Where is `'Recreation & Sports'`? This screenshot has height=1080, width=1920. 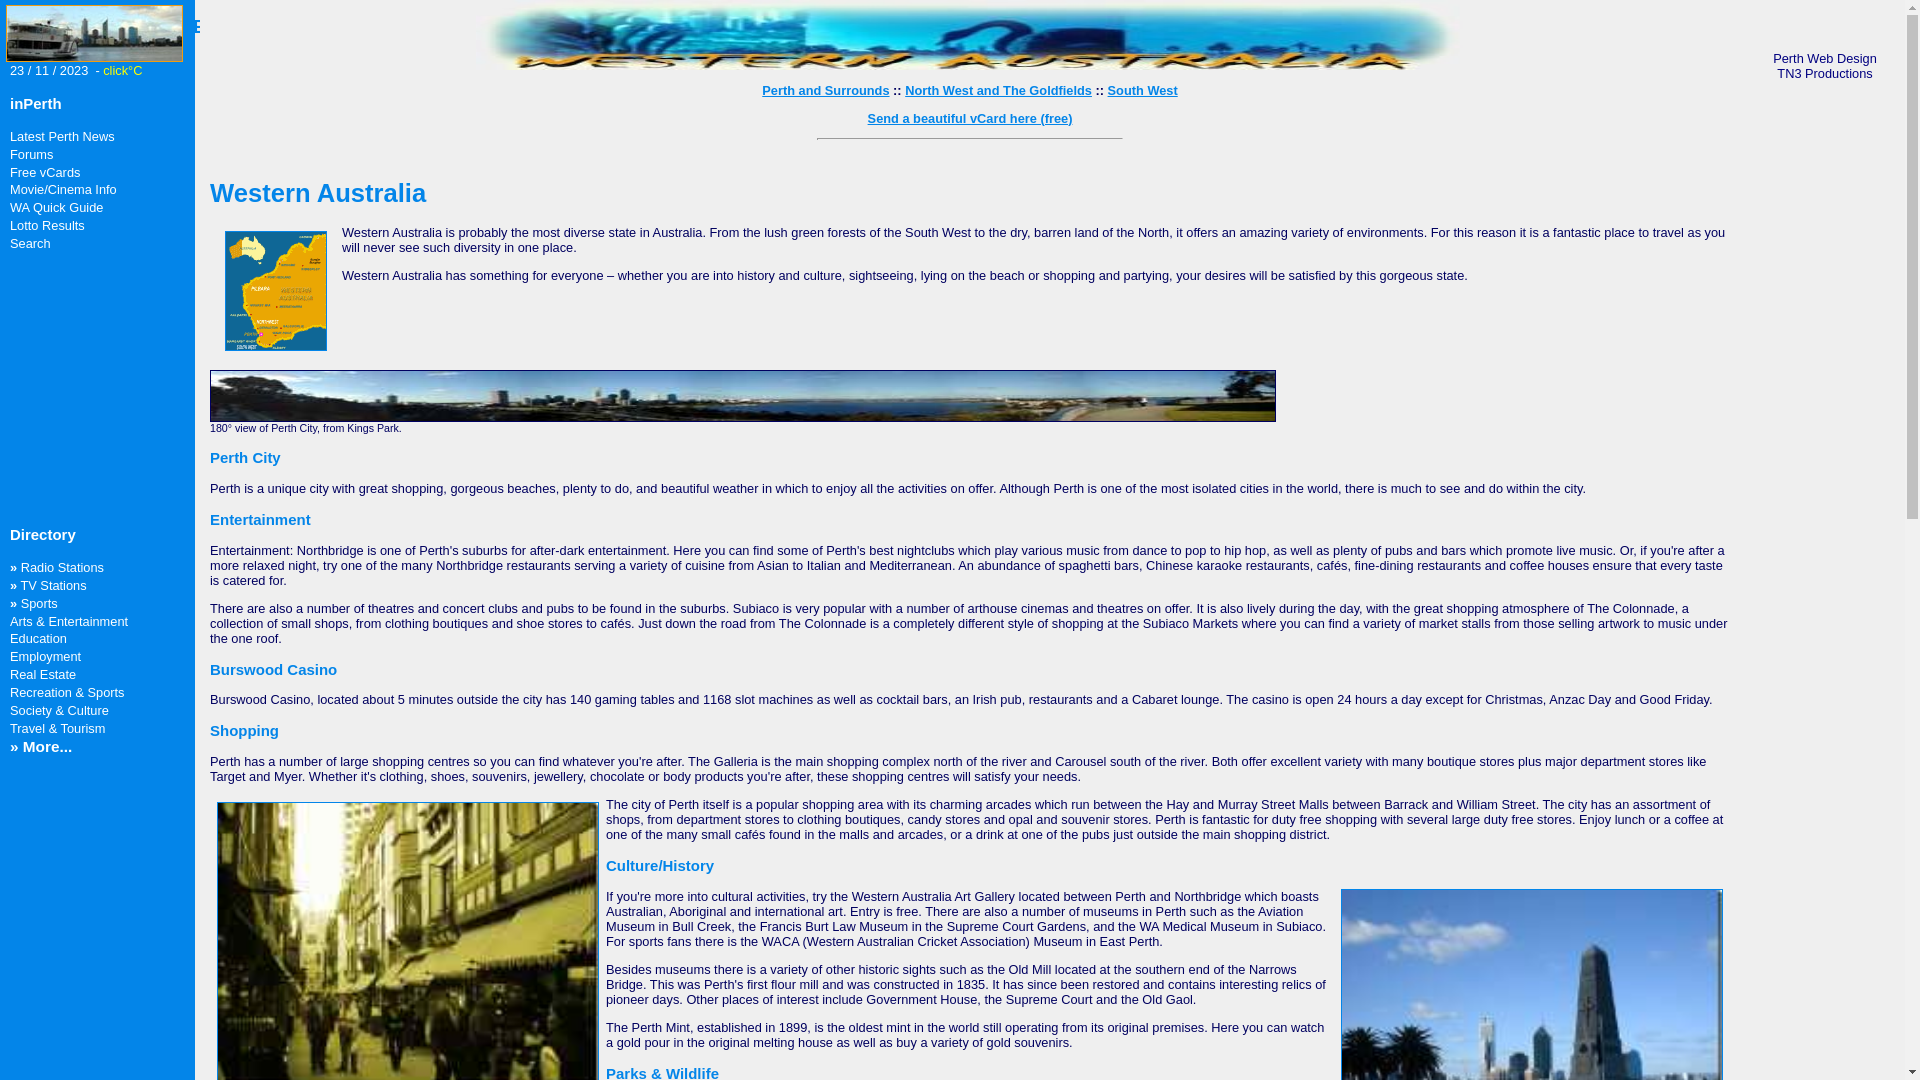 'Recreation & Sports' is located at coordinates (67, 691).